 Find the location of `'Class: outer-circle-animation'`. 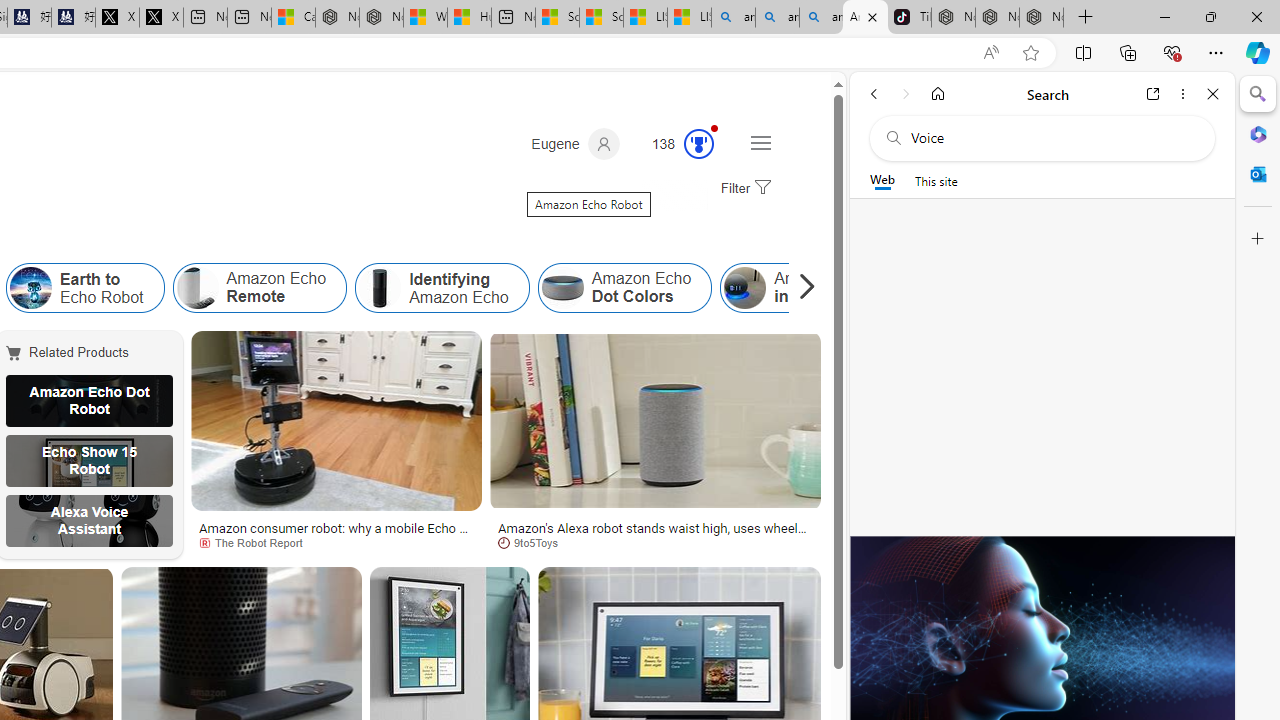

'Class: outer-circle-animation' is located at coordinates (699, 143).